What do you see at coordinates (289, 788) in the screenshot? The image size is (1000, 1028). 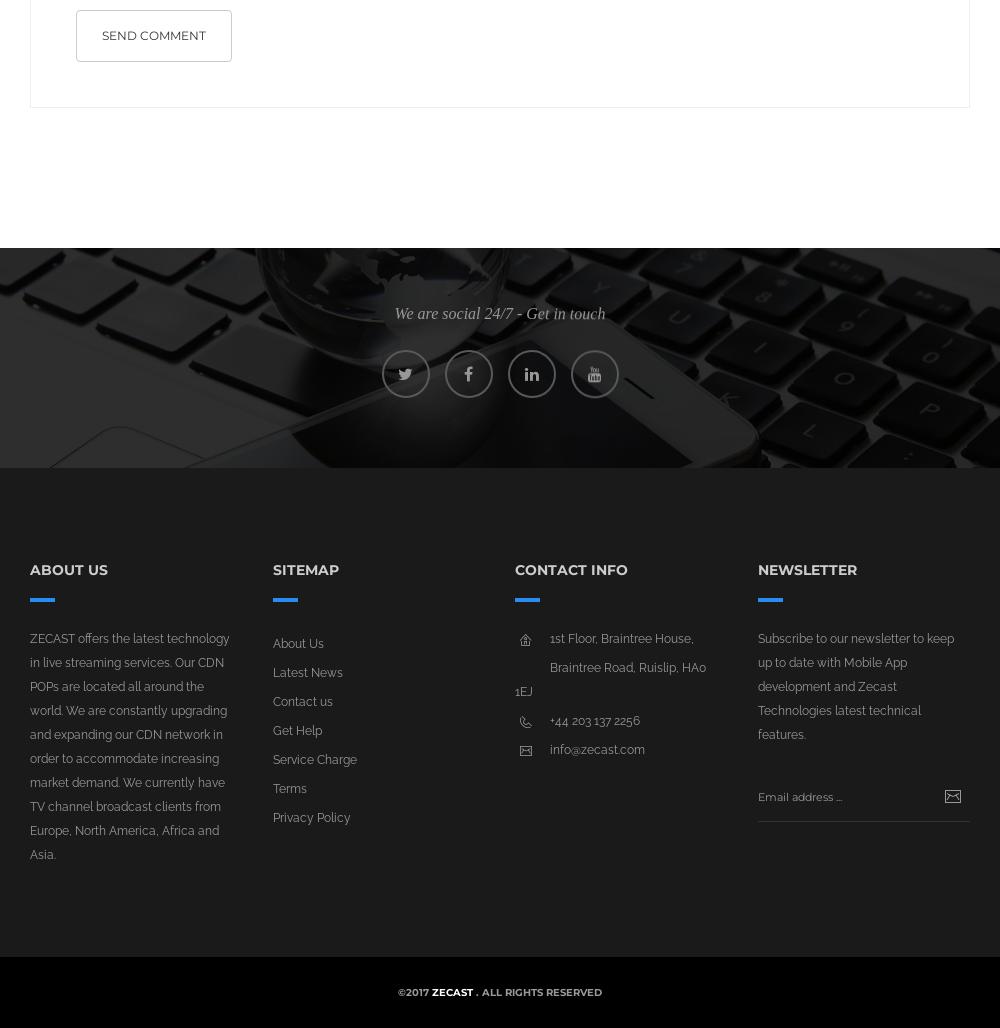 I see `'Terms'` at bounding box center [289, 788].